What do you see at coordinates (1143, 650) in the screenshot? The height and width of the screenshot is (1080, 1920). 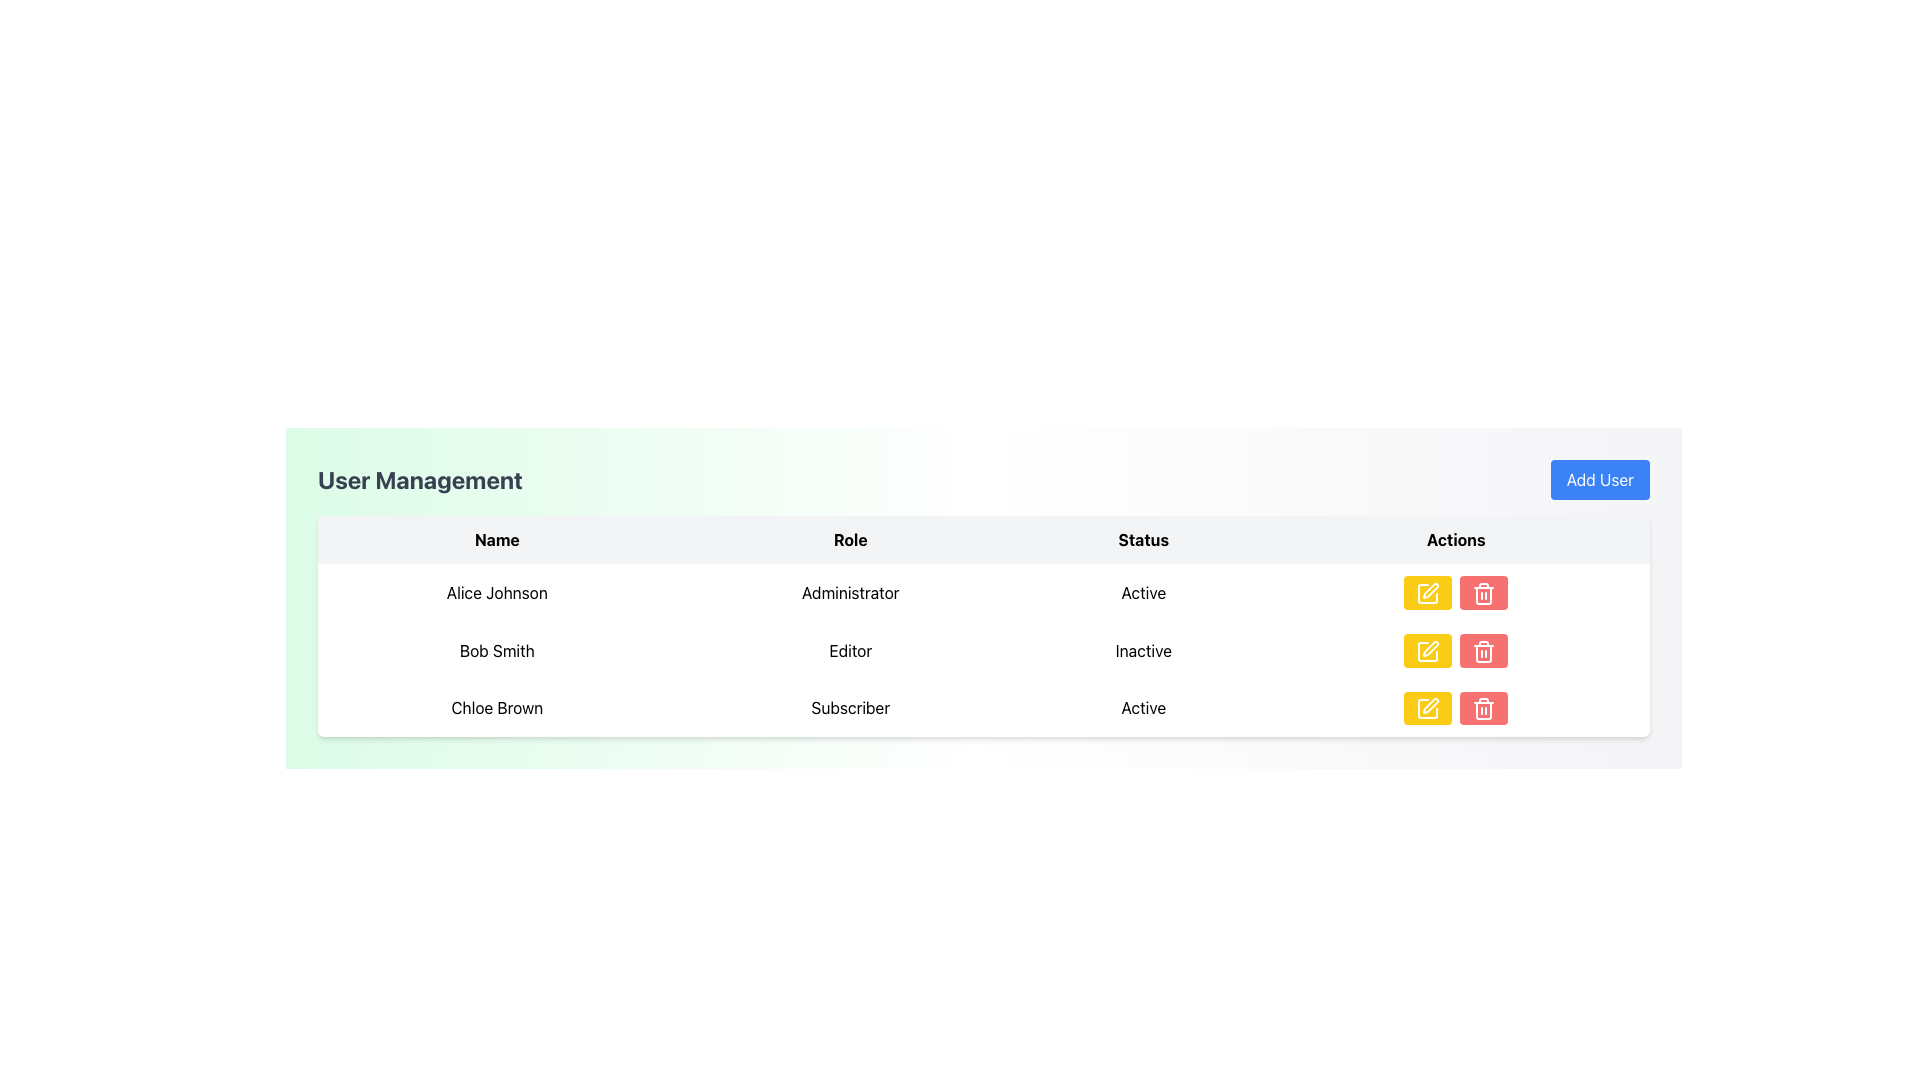 I see `the 'Inactive' text label located in the 'Status' column of the second row, which is adjacent to the 'Editor' entry in the 'Role' column` at bounding box center [1143, 650].